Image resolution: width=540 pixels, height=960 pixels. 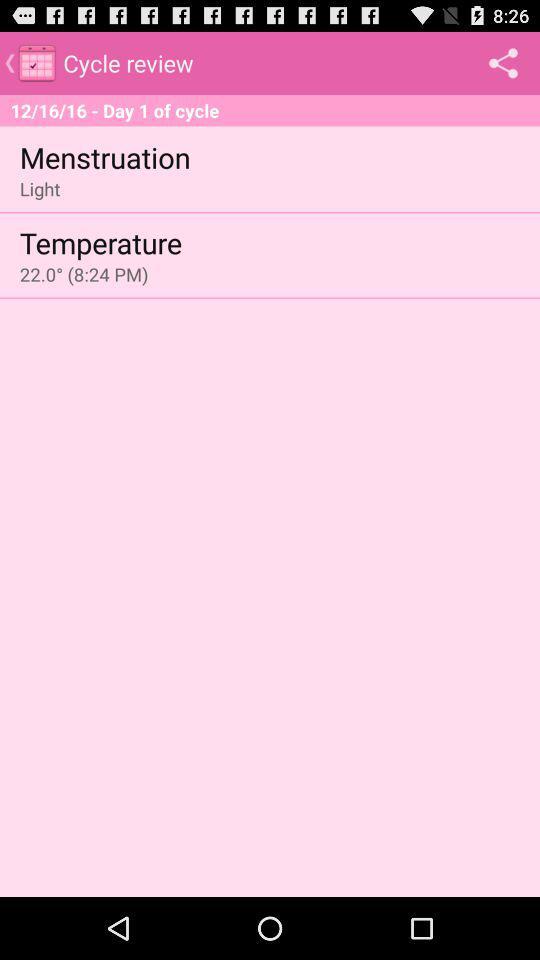 I want to click on menstruation app, so click(x=105, y=155).